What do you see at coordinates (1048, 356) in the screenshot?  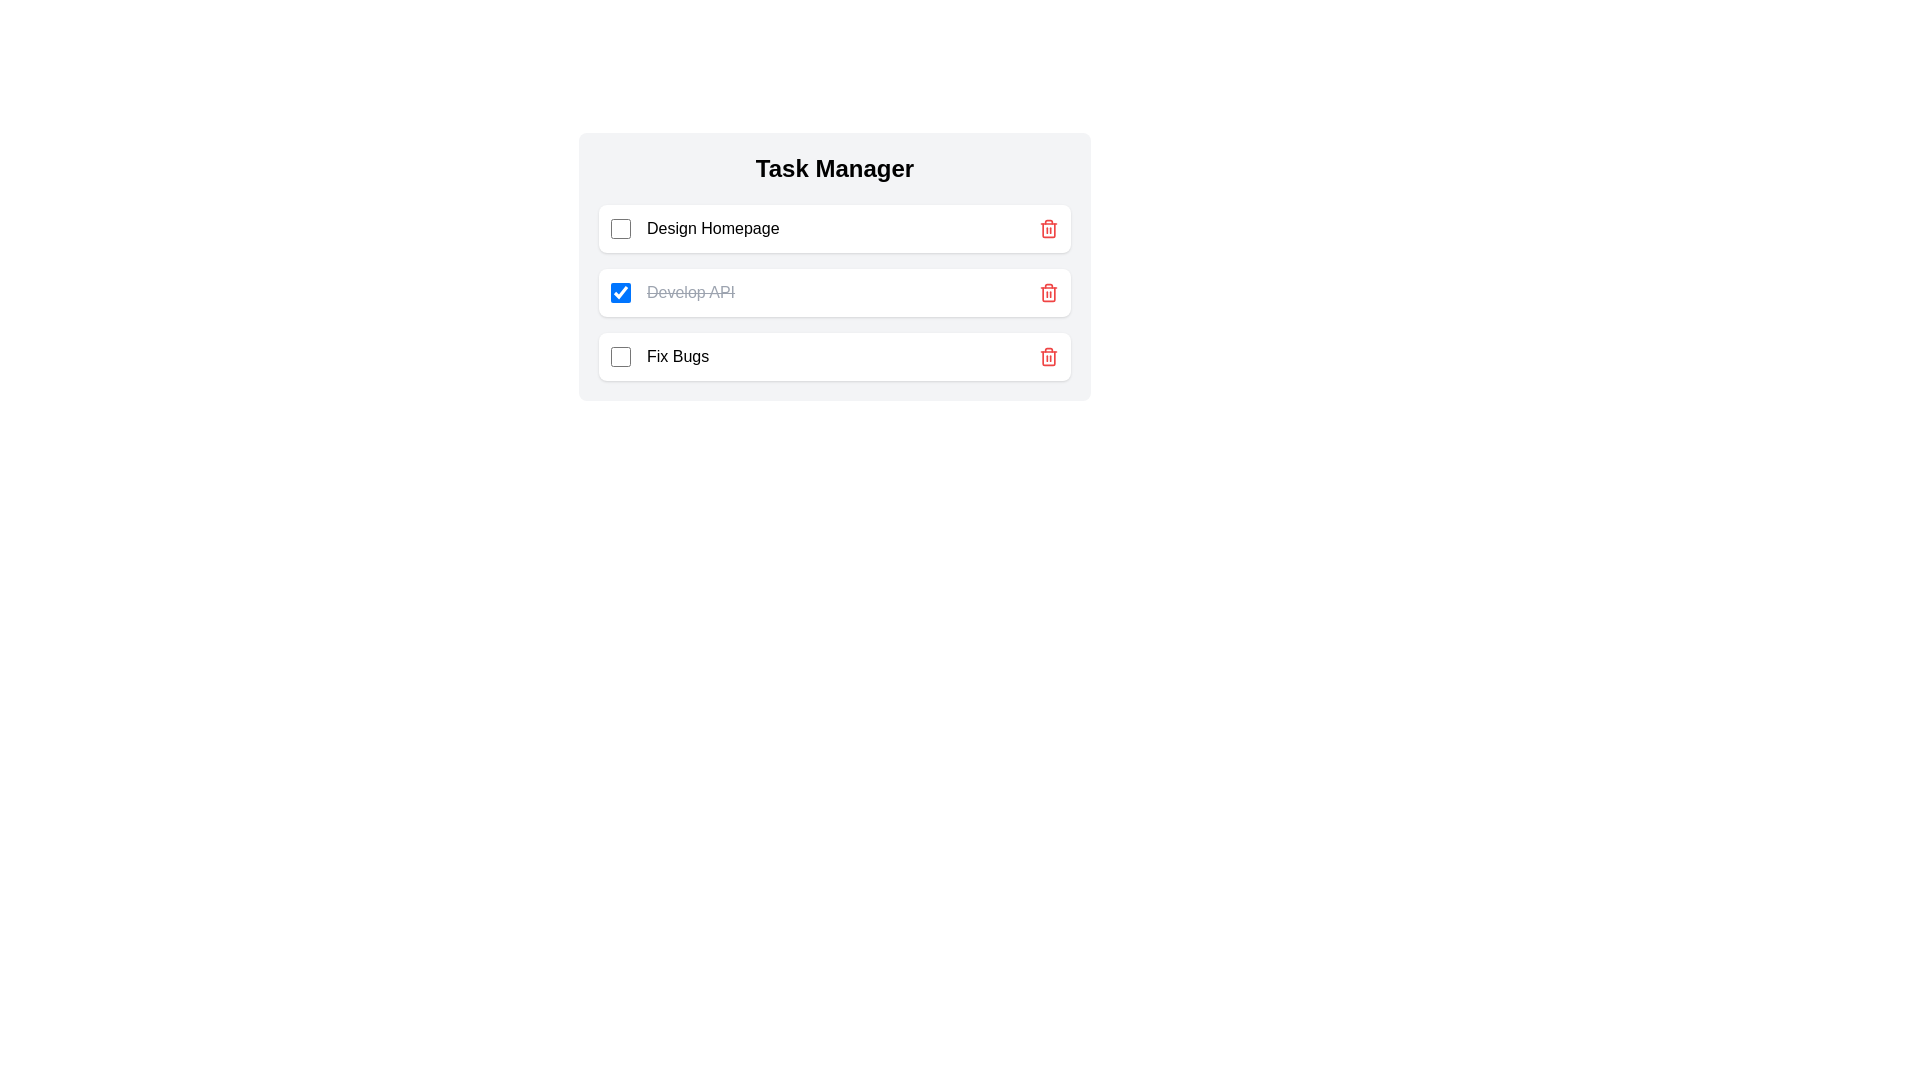 I see `trash icon for the task 'Fix Bugs'` at bounding box center [1048, 356].